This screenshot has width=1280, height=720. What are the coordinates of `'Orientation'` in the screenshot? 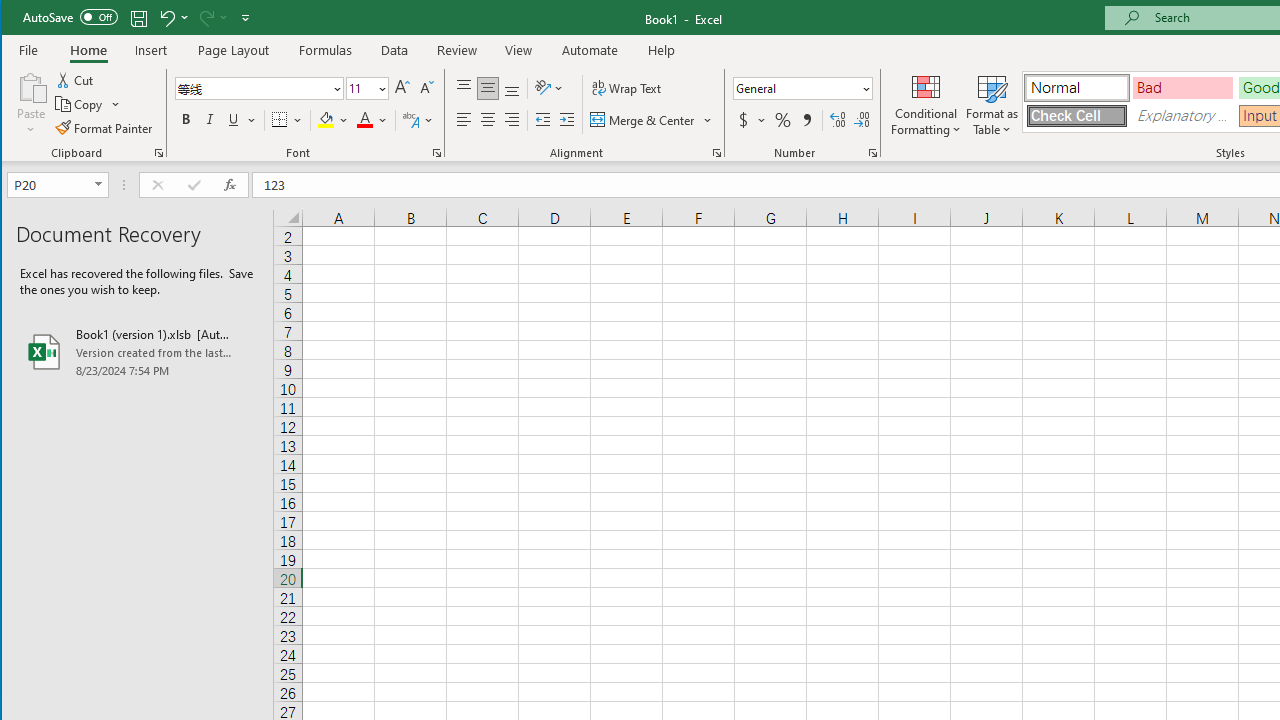 It's located at (550, 87).